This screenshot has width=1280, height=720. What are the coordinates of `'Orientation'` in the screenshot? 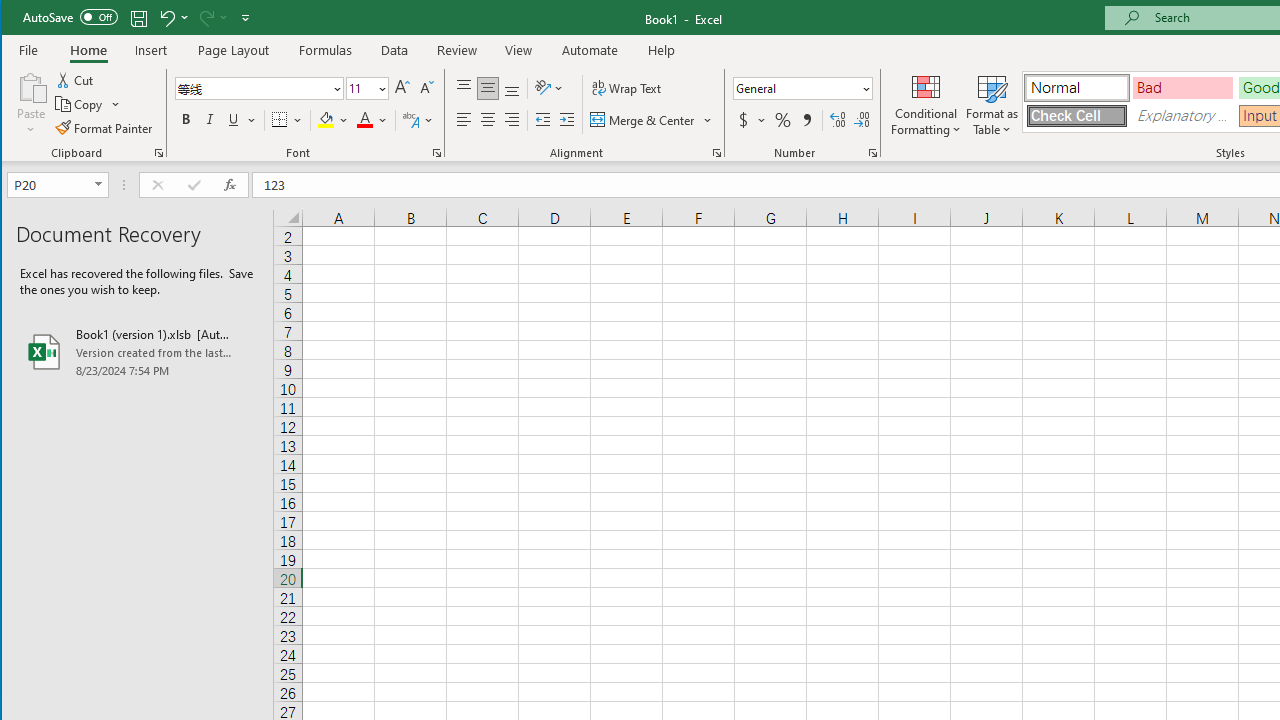 It's located at (550, 87).